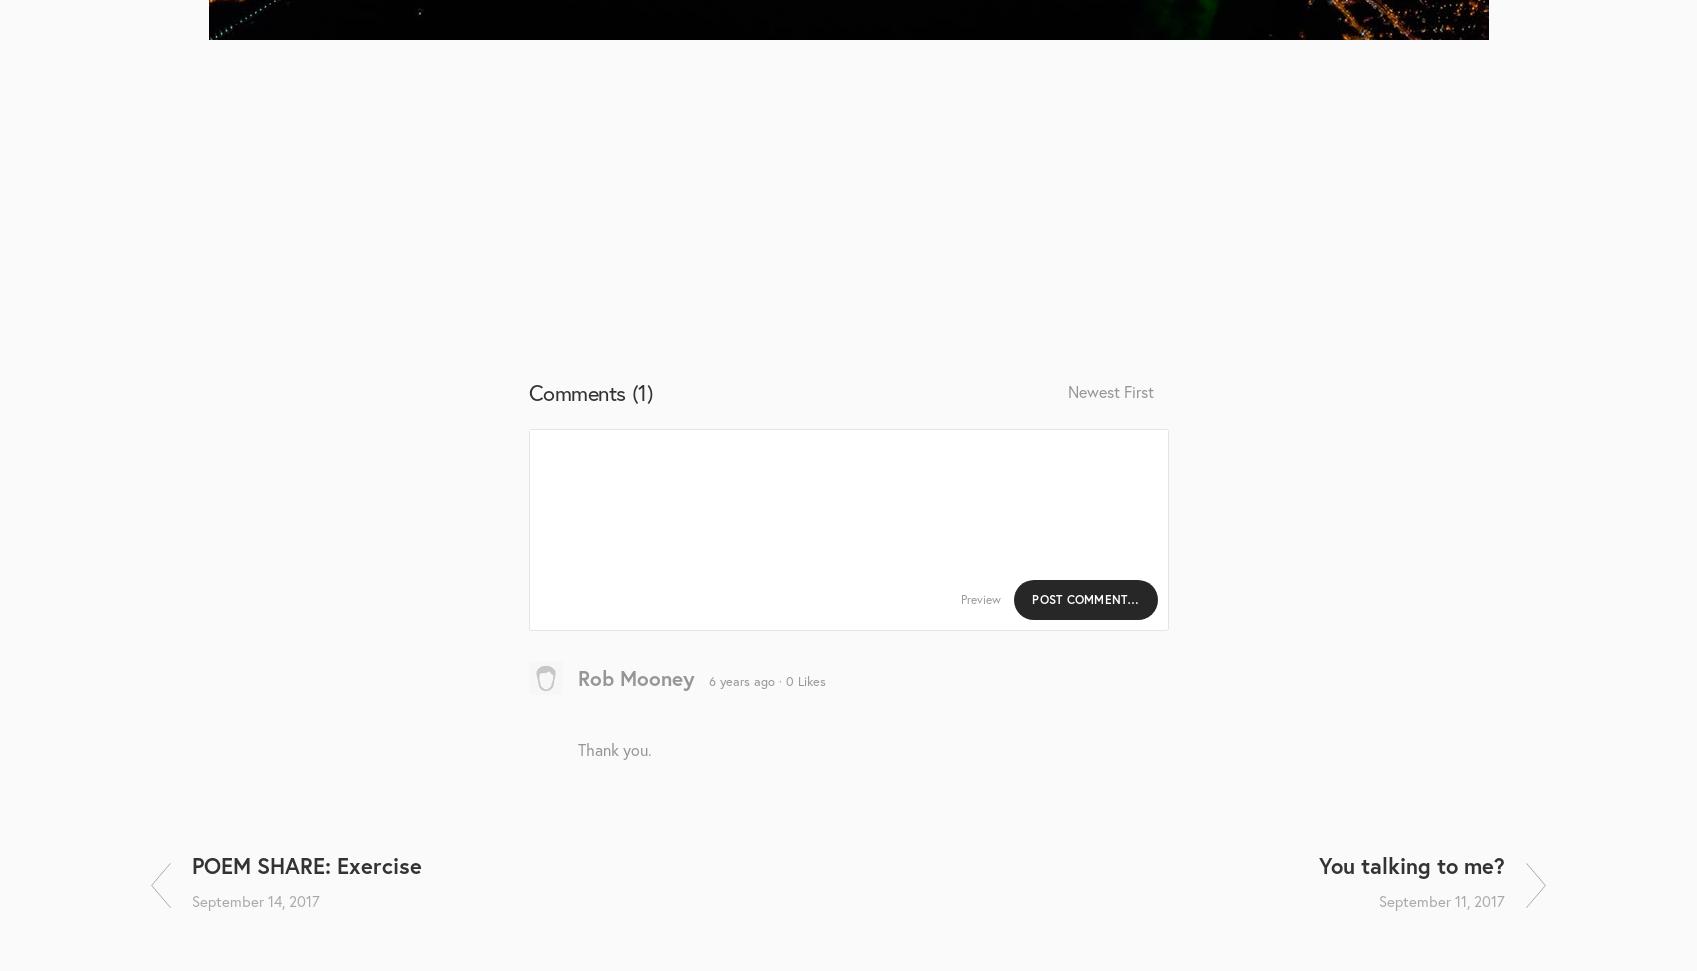 Image resolution: width=1697 pixels, height=971 pixels. What do you see at coordinates (1085, 597) in the screenshot?
I see `'Post Comment…'` at bounding box center [1085, 597].